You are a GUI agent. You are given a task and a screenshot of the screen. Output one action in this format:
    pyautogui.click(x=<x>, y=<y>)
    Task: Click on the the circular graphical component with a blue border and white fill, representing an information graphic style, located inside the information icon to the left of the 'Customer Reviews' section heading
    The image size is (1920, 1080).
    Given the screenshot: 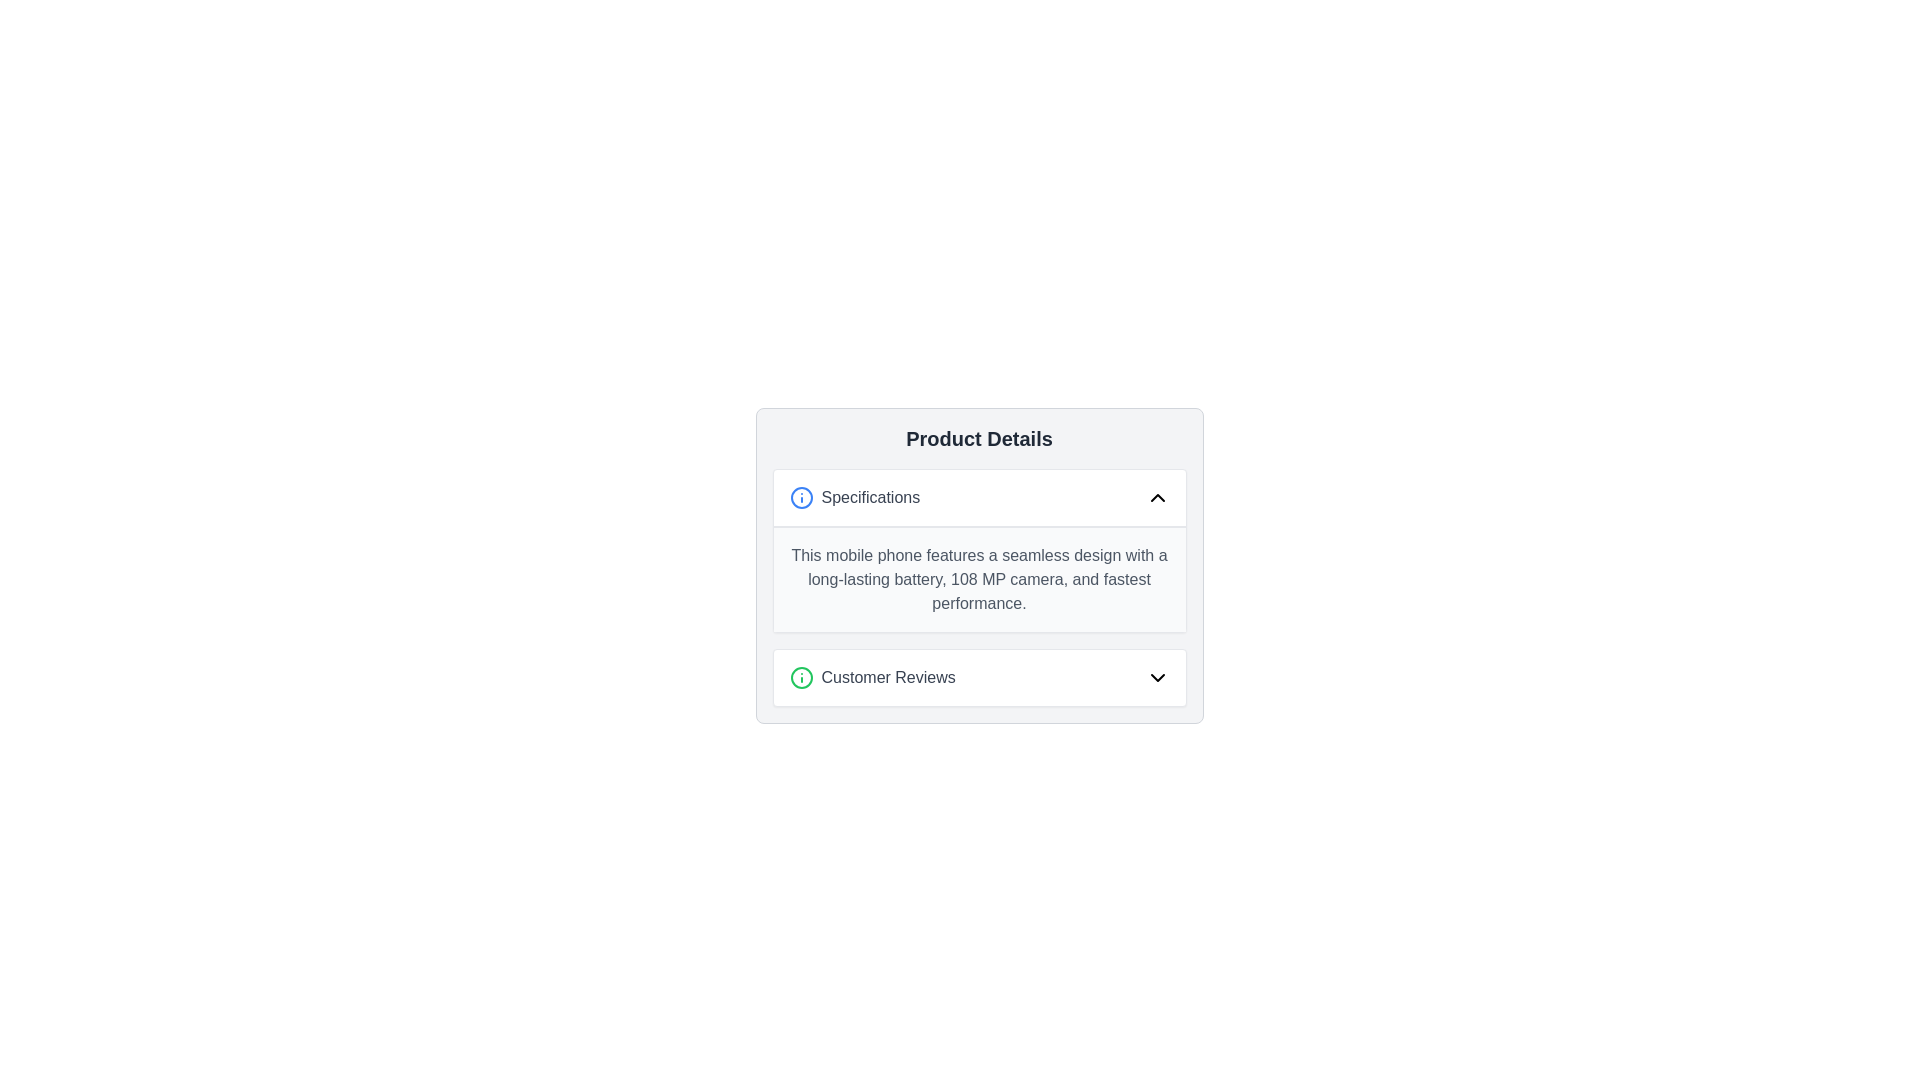 What is the action you would take?
    pyautogui.click(x=801, y=496)
    